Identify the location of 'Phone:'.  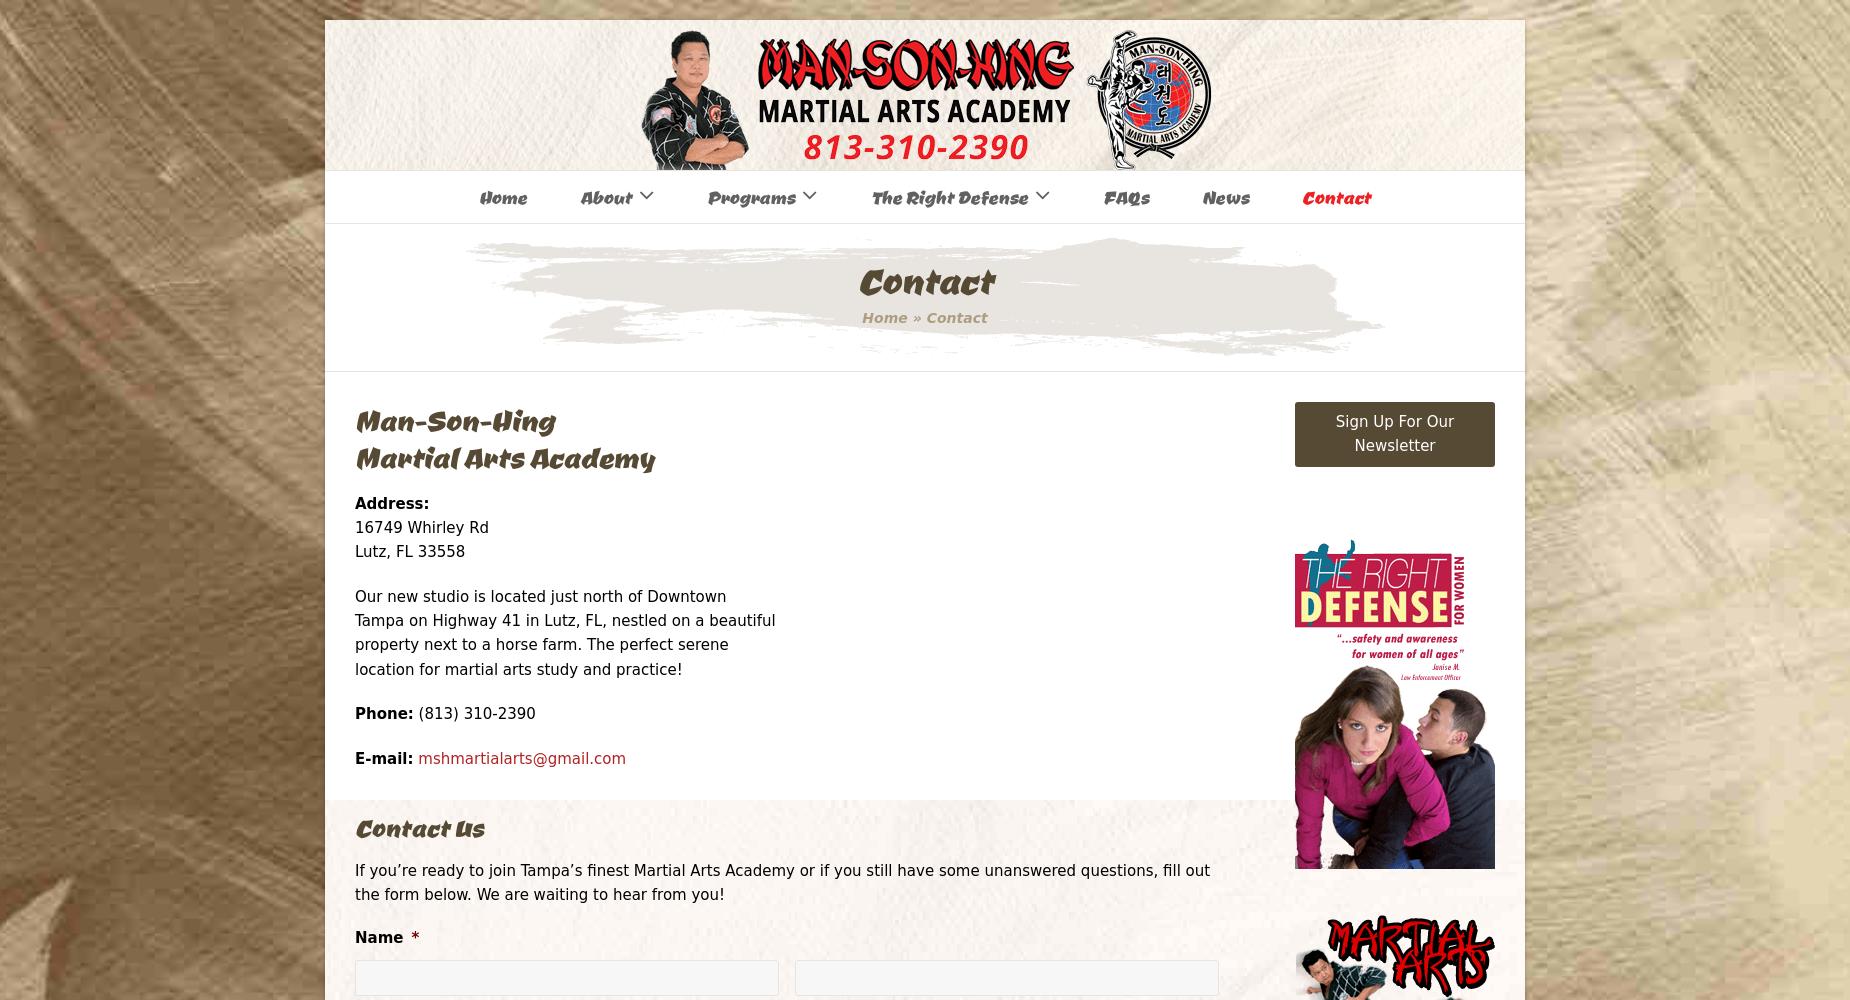
(354, 713).